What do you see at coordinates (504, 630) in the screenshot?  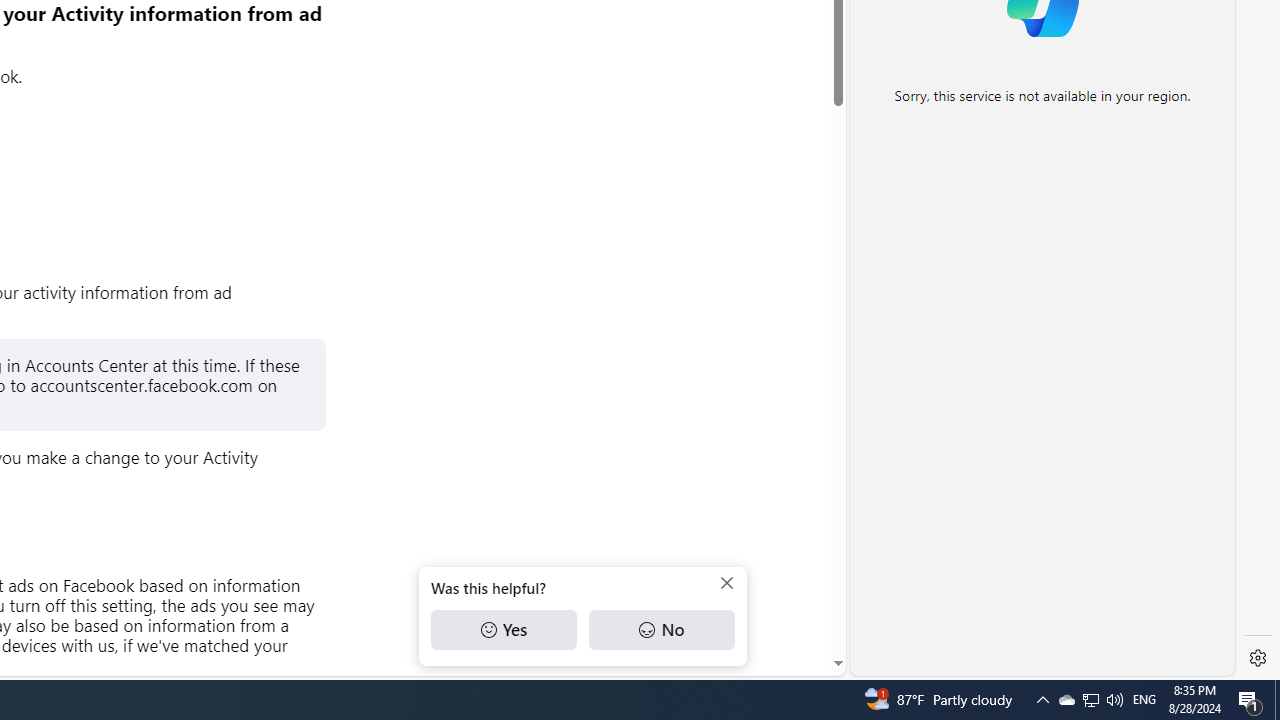 I see `'Yes'` at bounding box center [504, 630].